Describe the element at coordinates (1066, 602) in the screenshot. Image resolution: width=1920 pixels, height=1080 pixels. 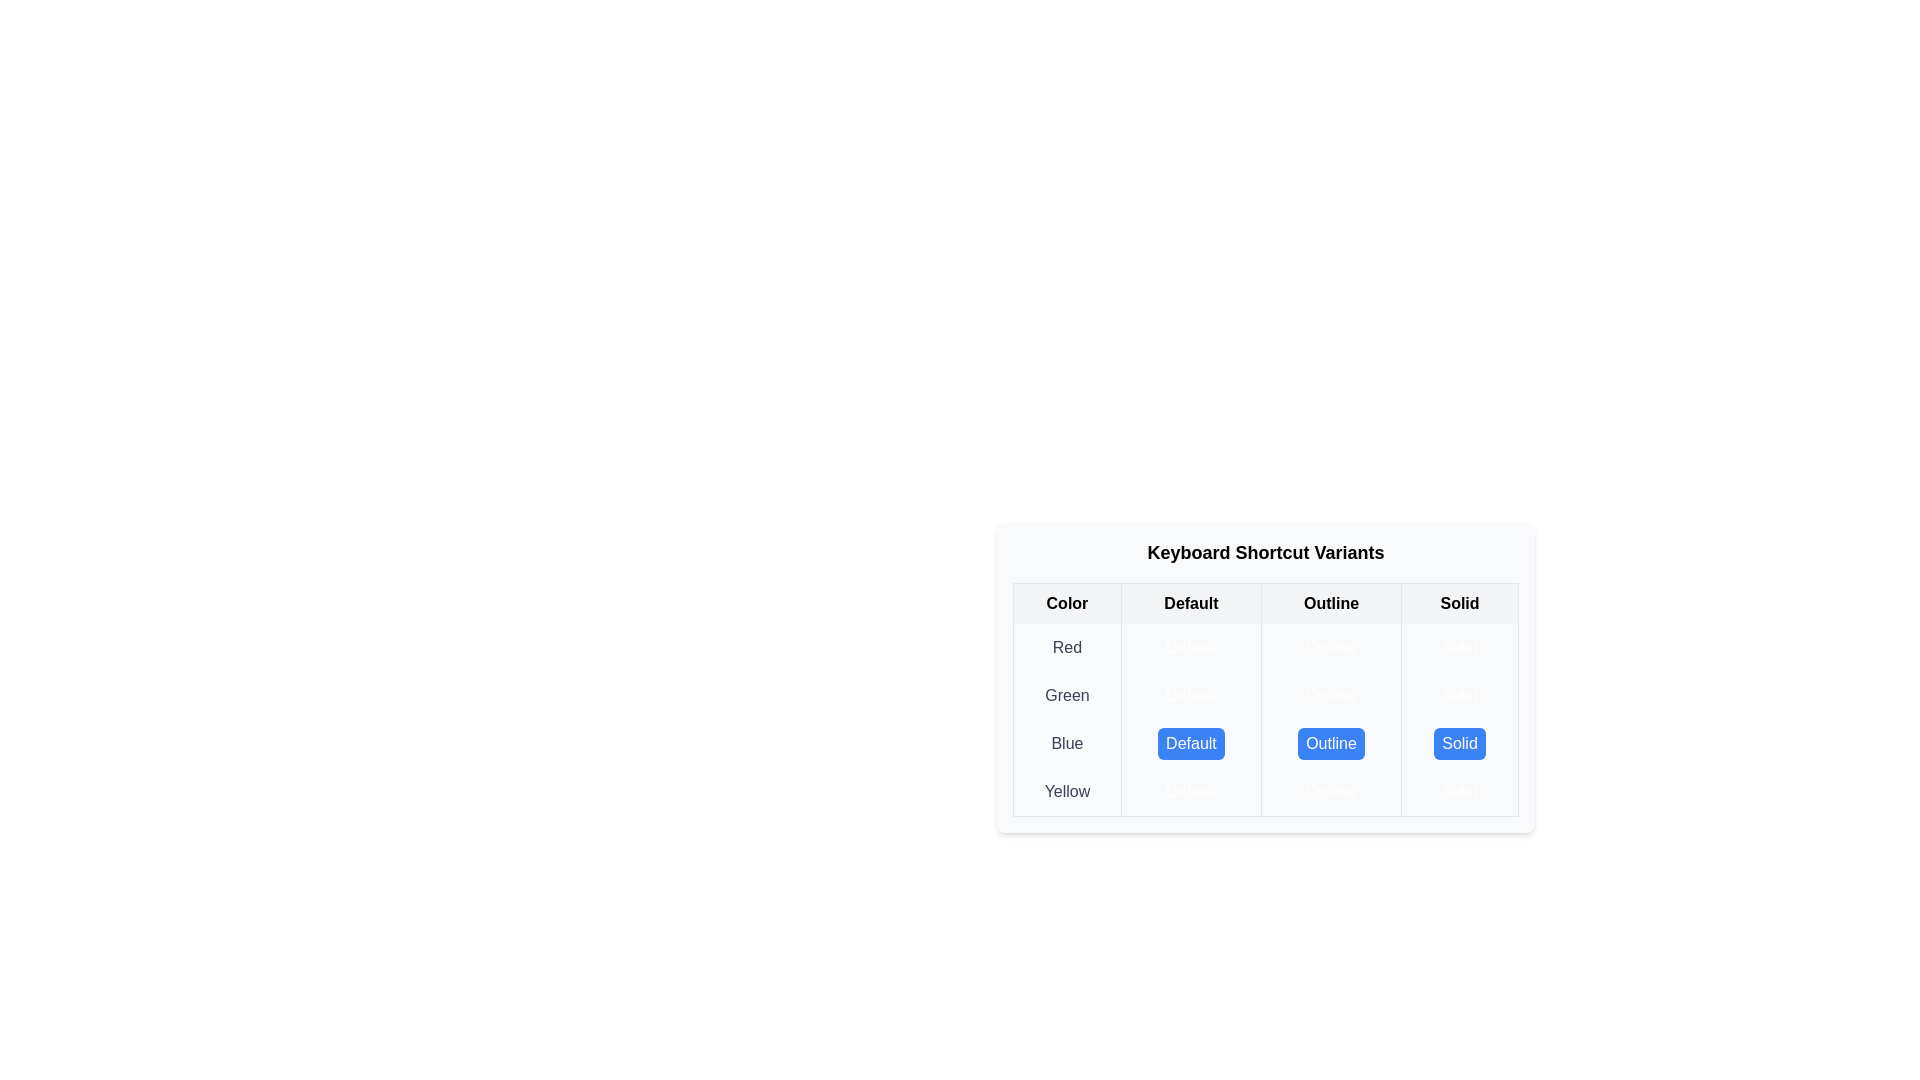
I see `the 'Color' header label in the first column of the grid` at that location.